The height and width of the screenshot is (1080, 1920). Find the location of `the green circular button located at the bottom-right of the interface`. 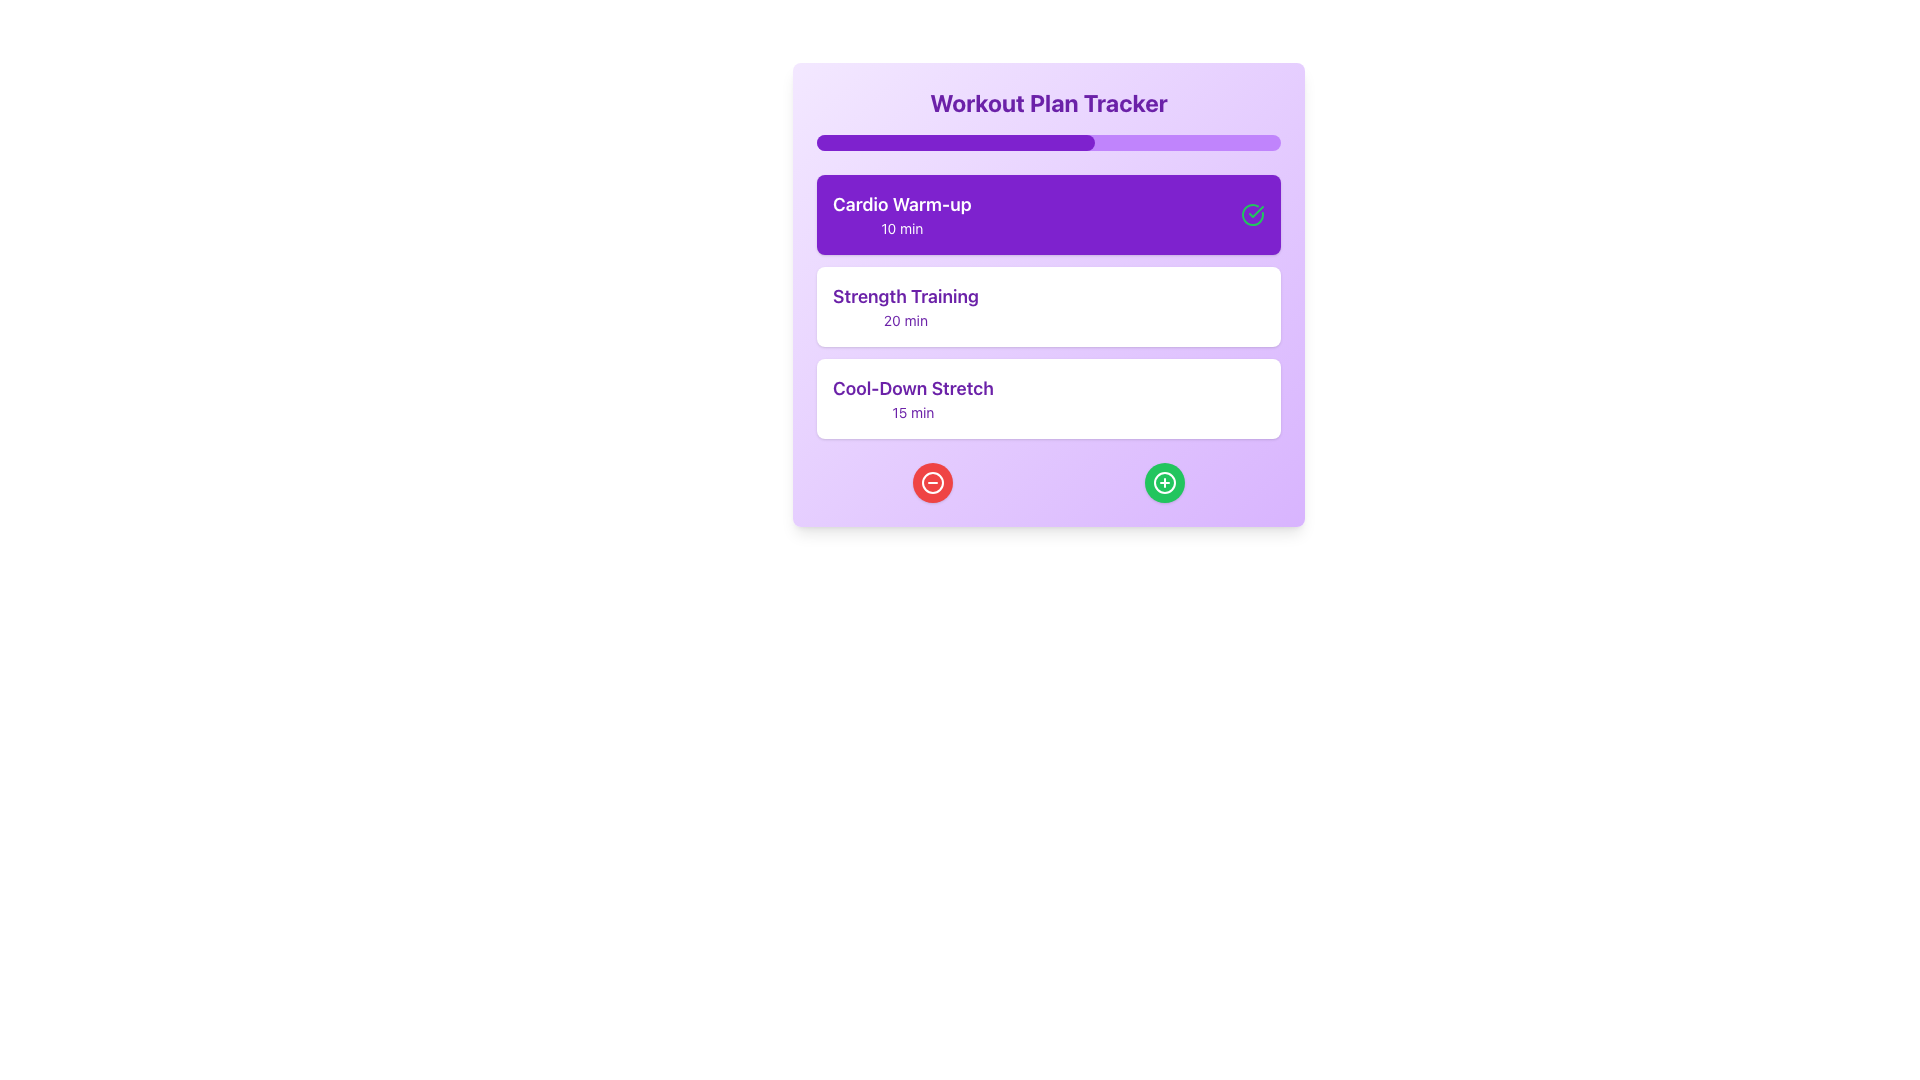

the green circular button located at the bottom-right of the interface is located at coordinates (1165, 482).